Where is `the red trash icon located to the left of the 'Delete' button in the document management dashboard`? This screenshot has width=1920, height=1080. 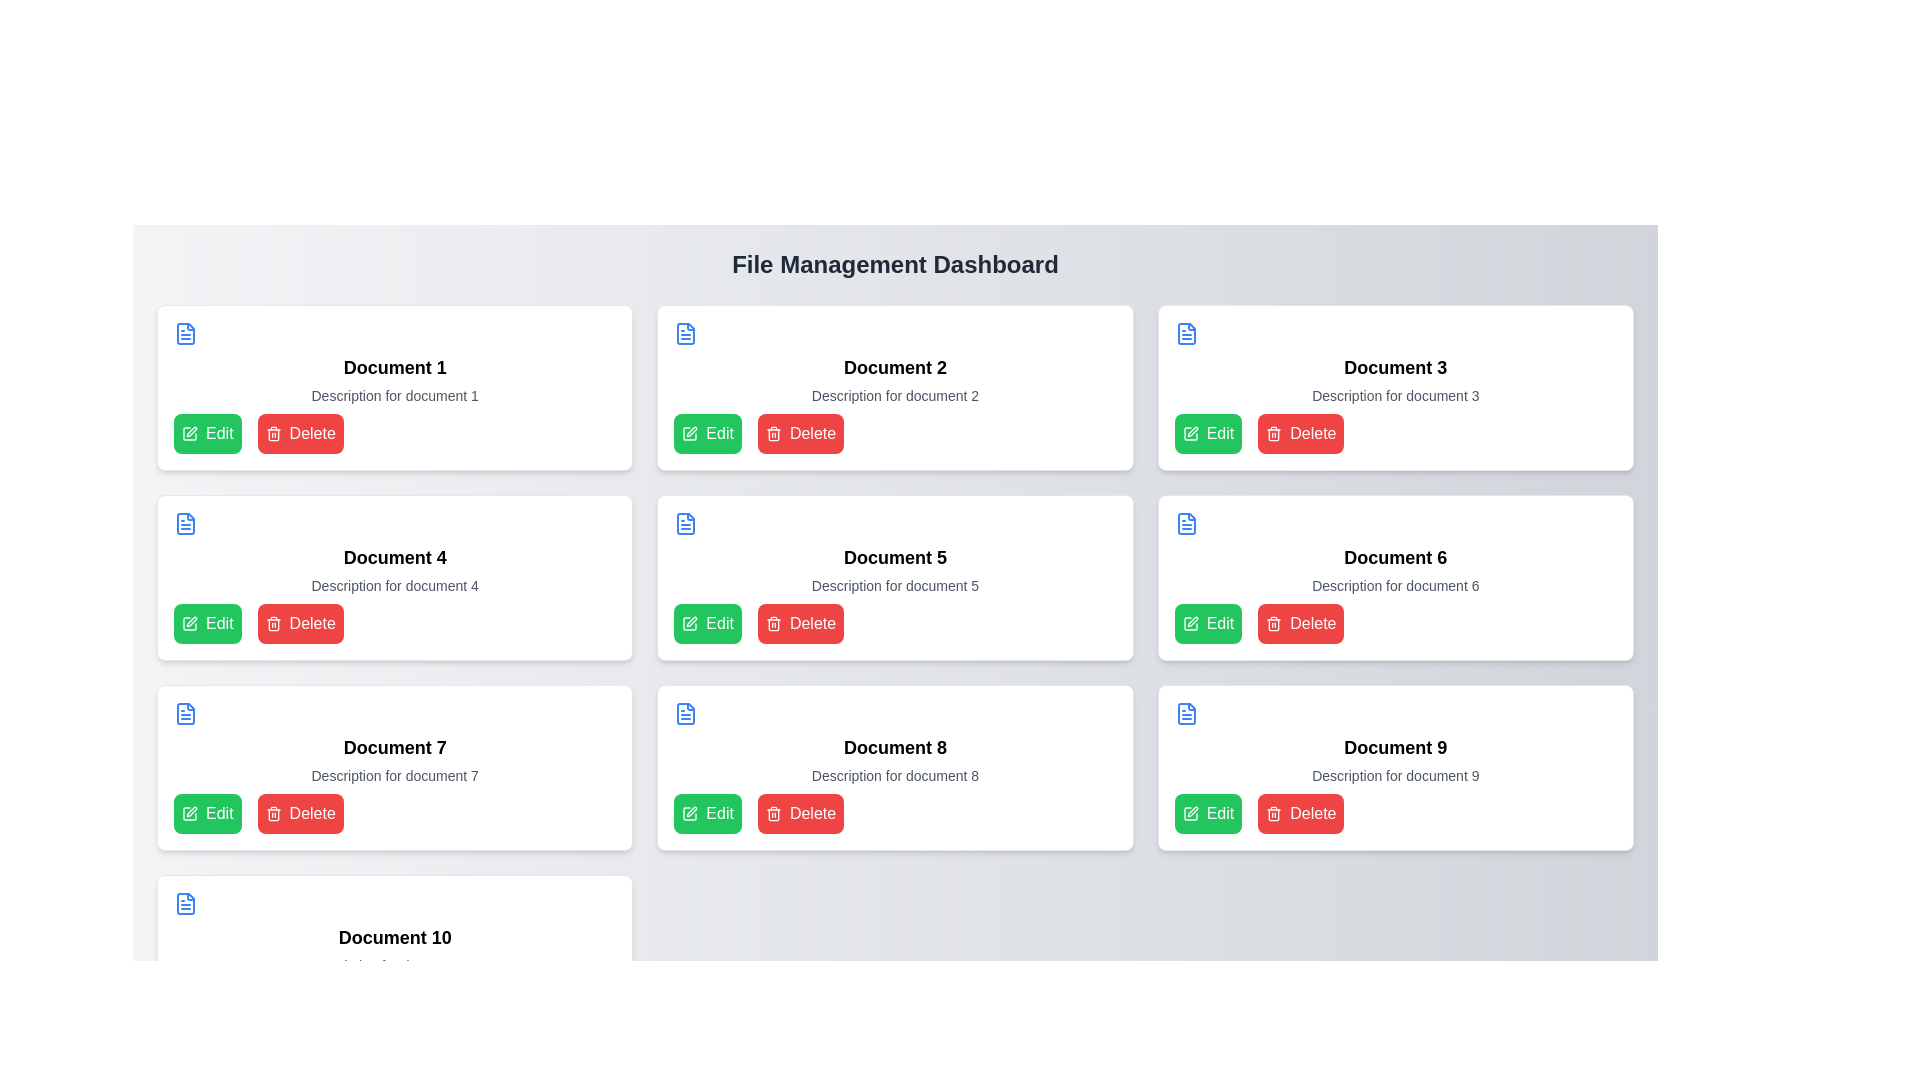
the red trash icon located to the left of the 'Delete' button in the document management dashboard is located at coordinates (772, 623).